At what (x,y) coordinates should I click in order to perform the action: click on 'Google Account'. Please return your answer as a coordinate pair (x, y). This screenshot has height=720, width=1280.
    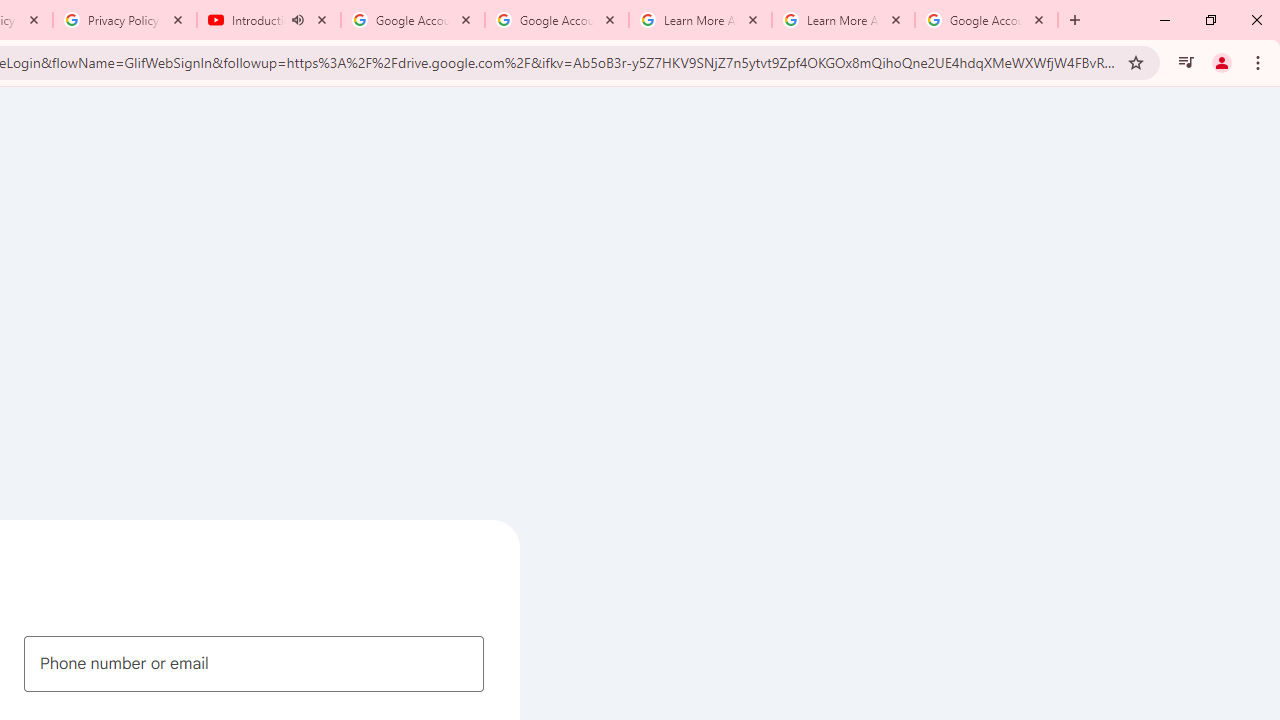
    Looking at the image, I should click on (986, 20).